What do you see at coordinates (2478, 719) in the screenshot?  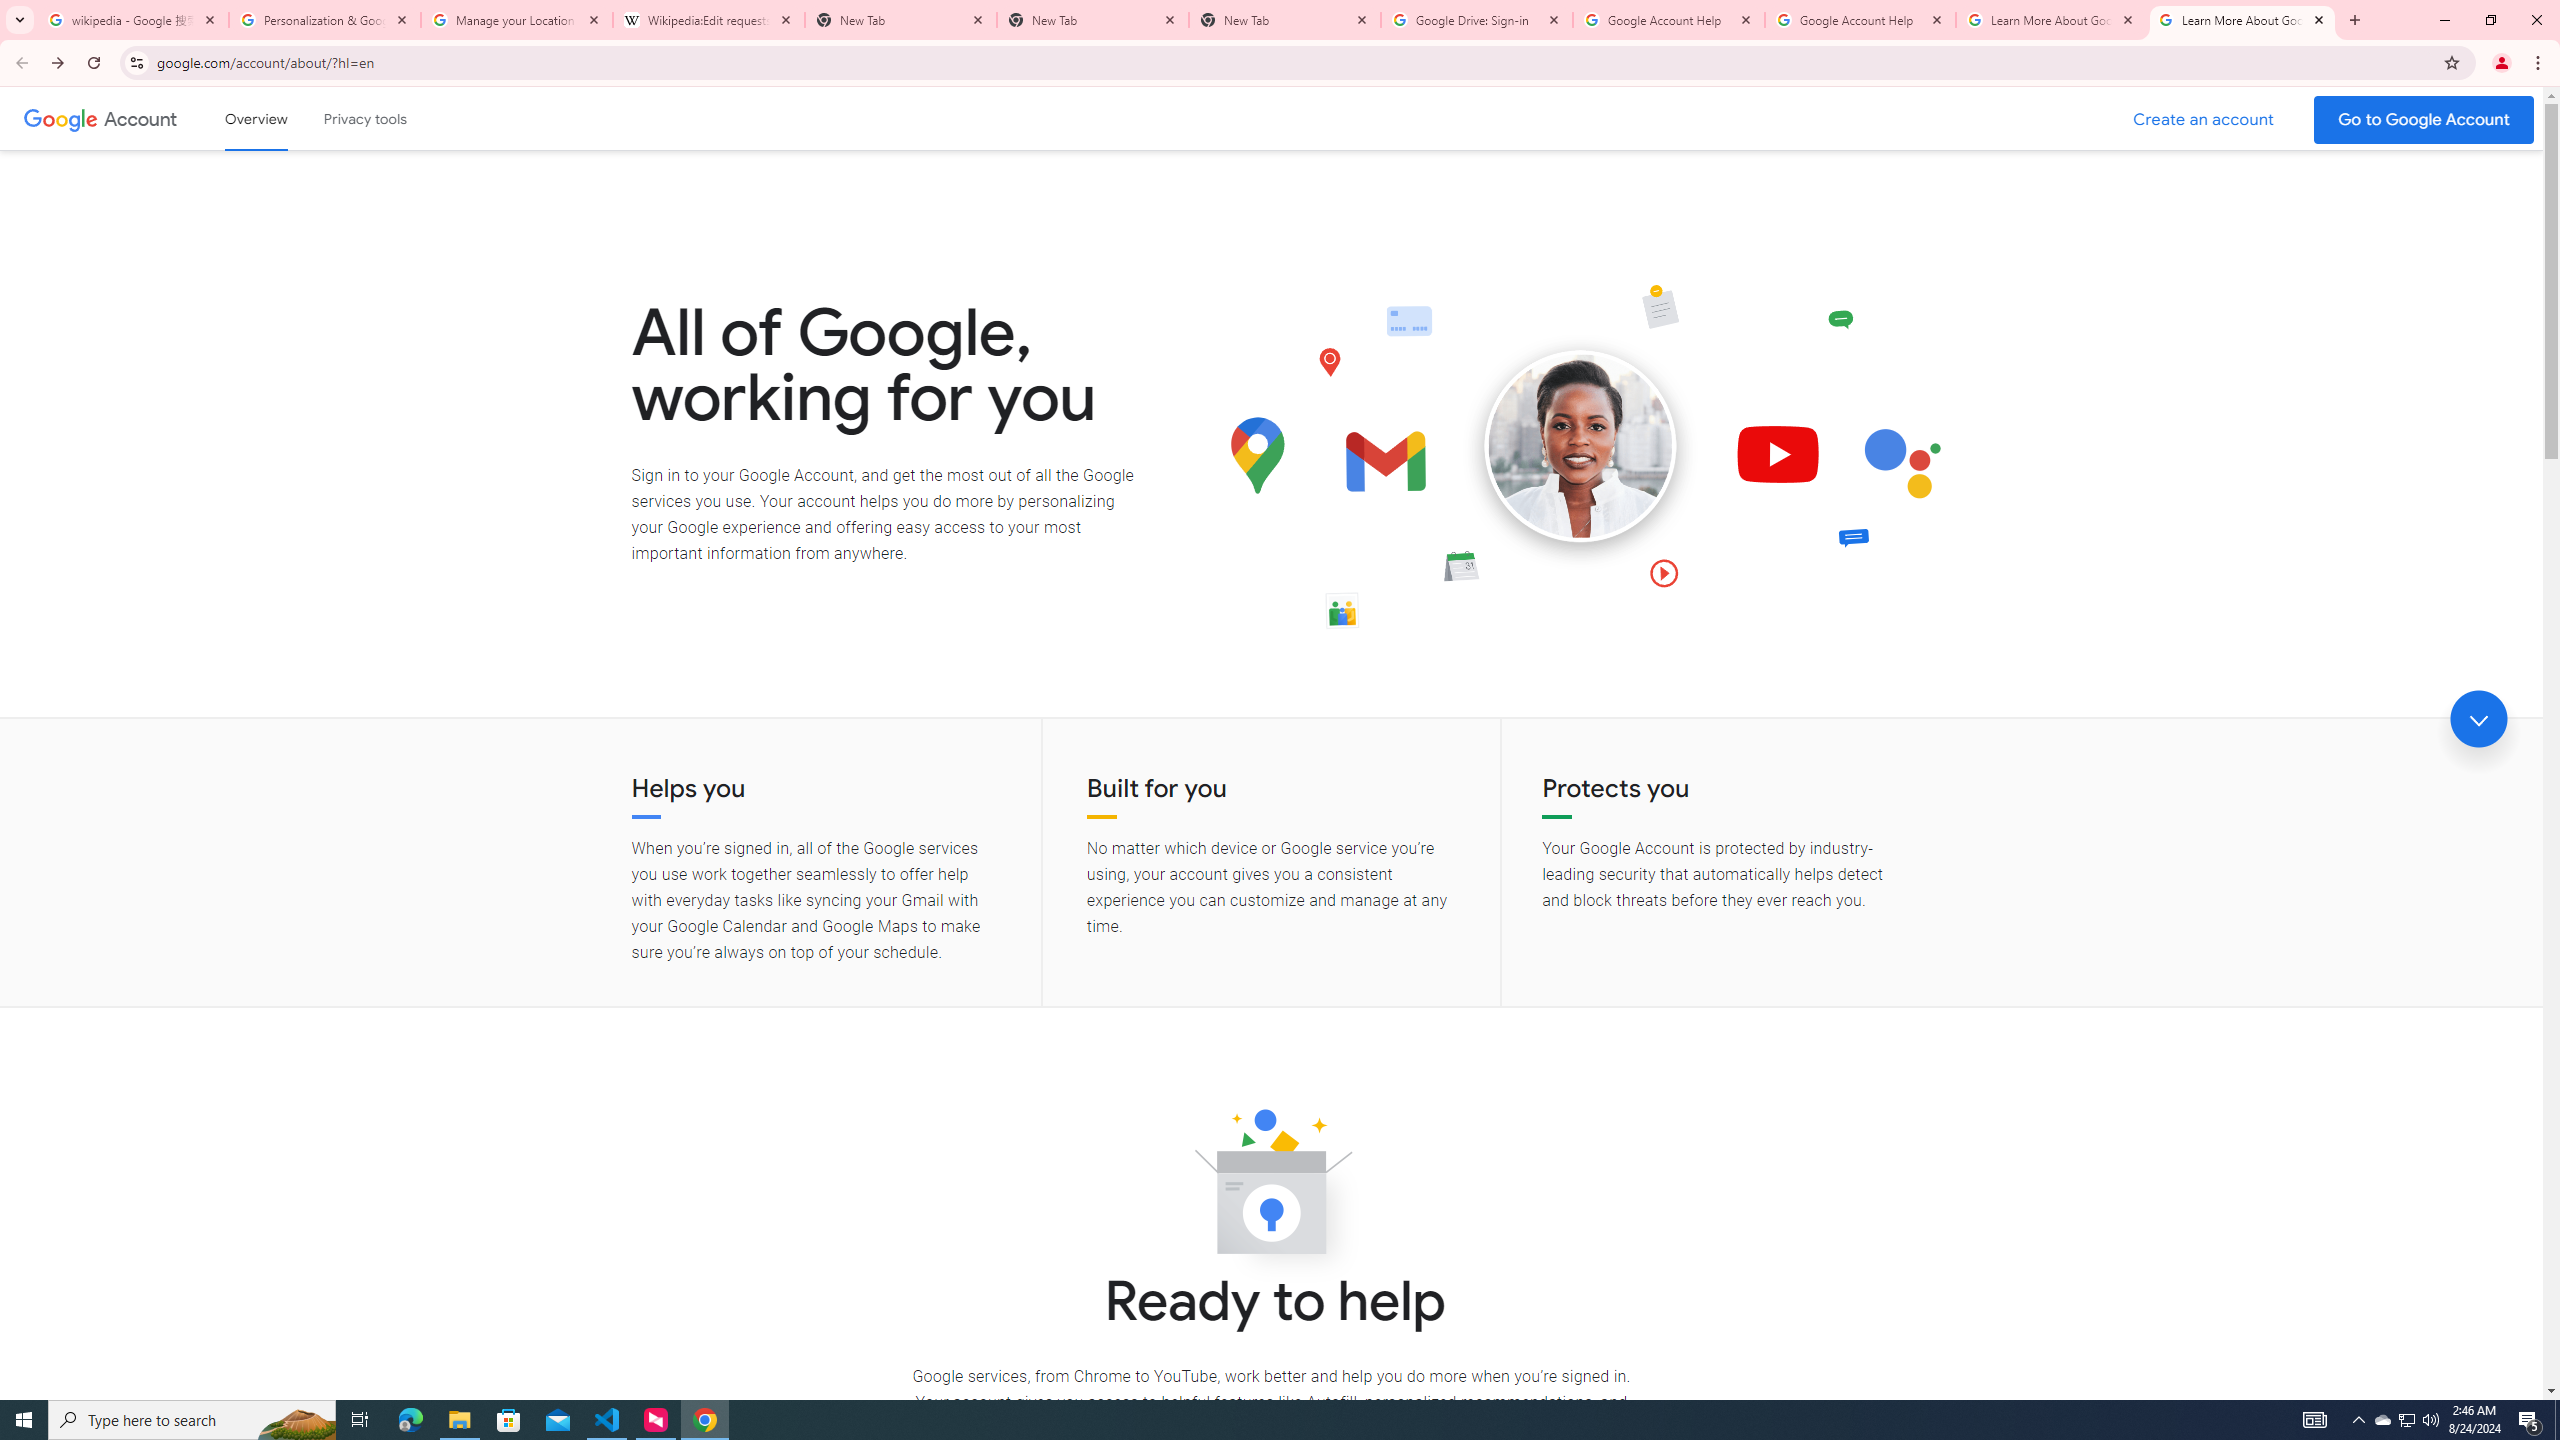 I see `'Jump link'` at bounding box center [2478, 719].